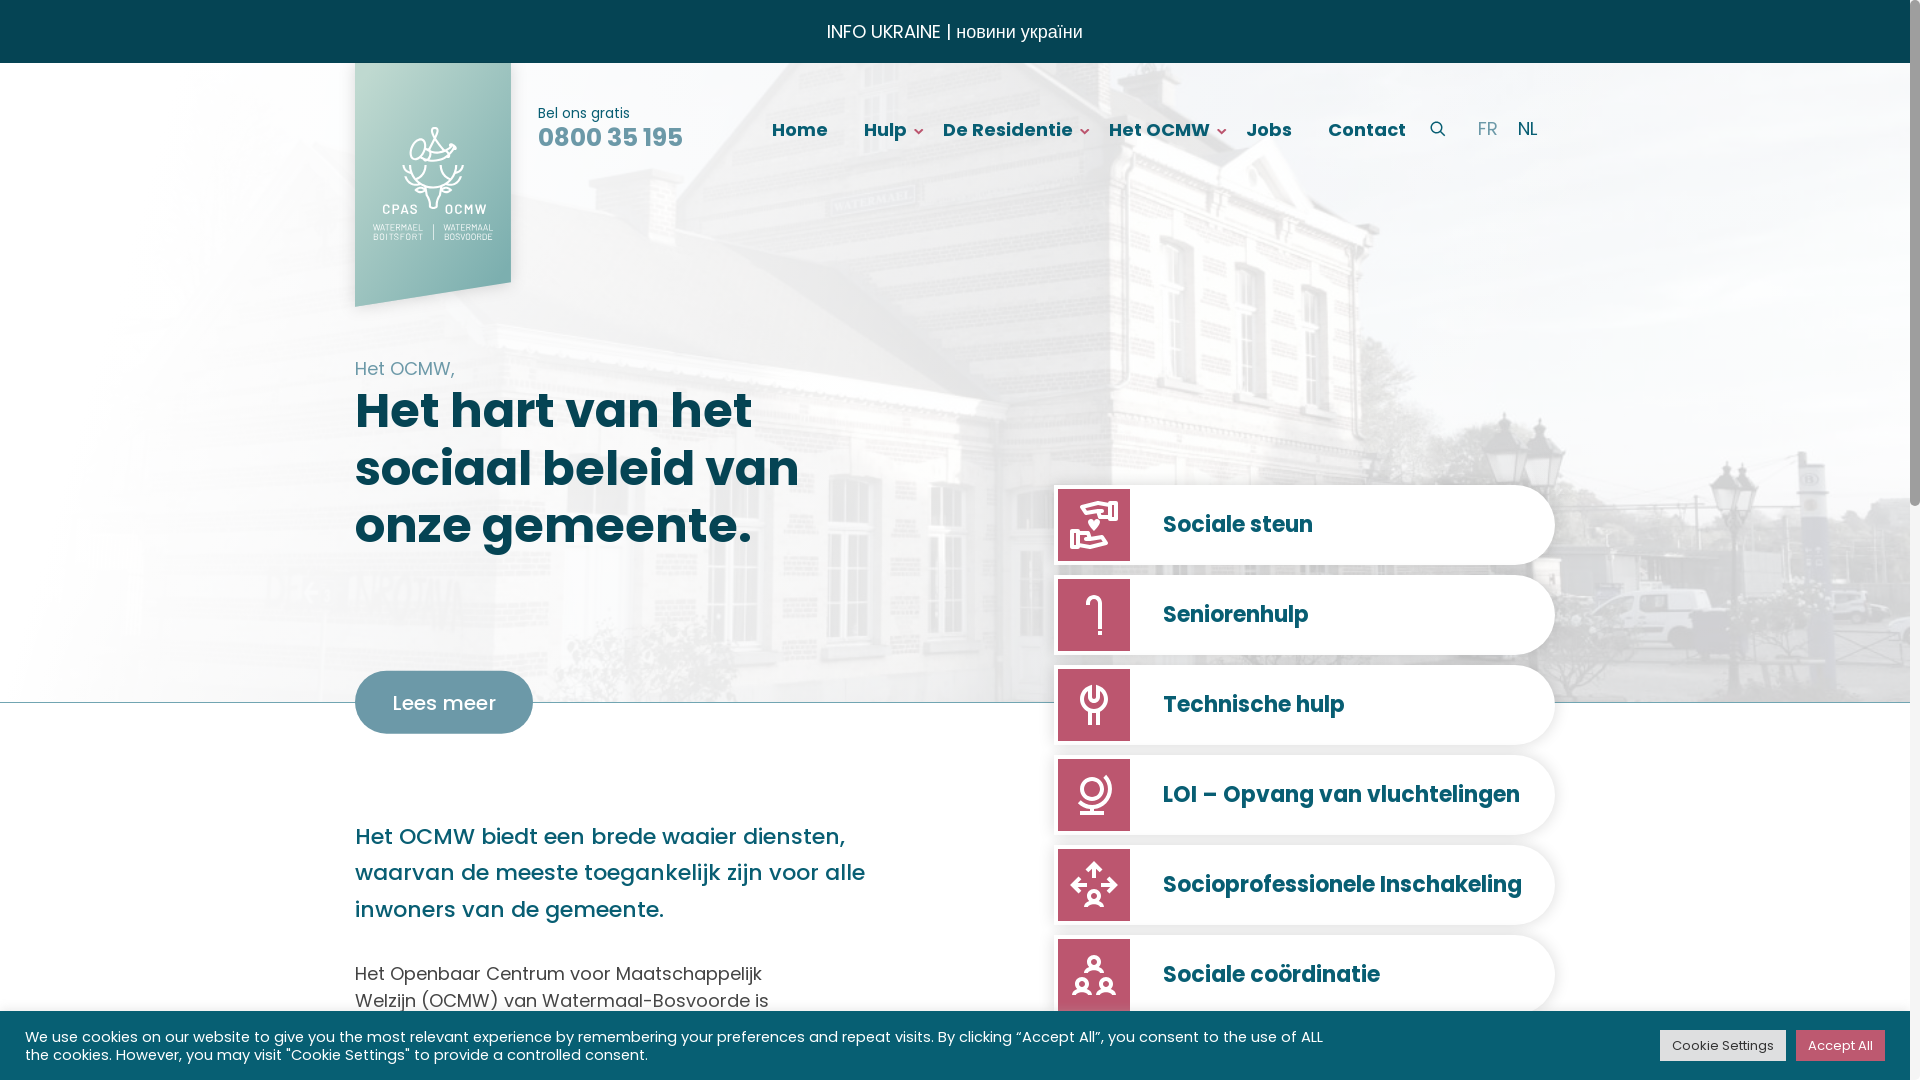  What do you see at coordinates (1468, 128) in the screenshot?
I see `'FR'` at bounding box center [1468, 128].